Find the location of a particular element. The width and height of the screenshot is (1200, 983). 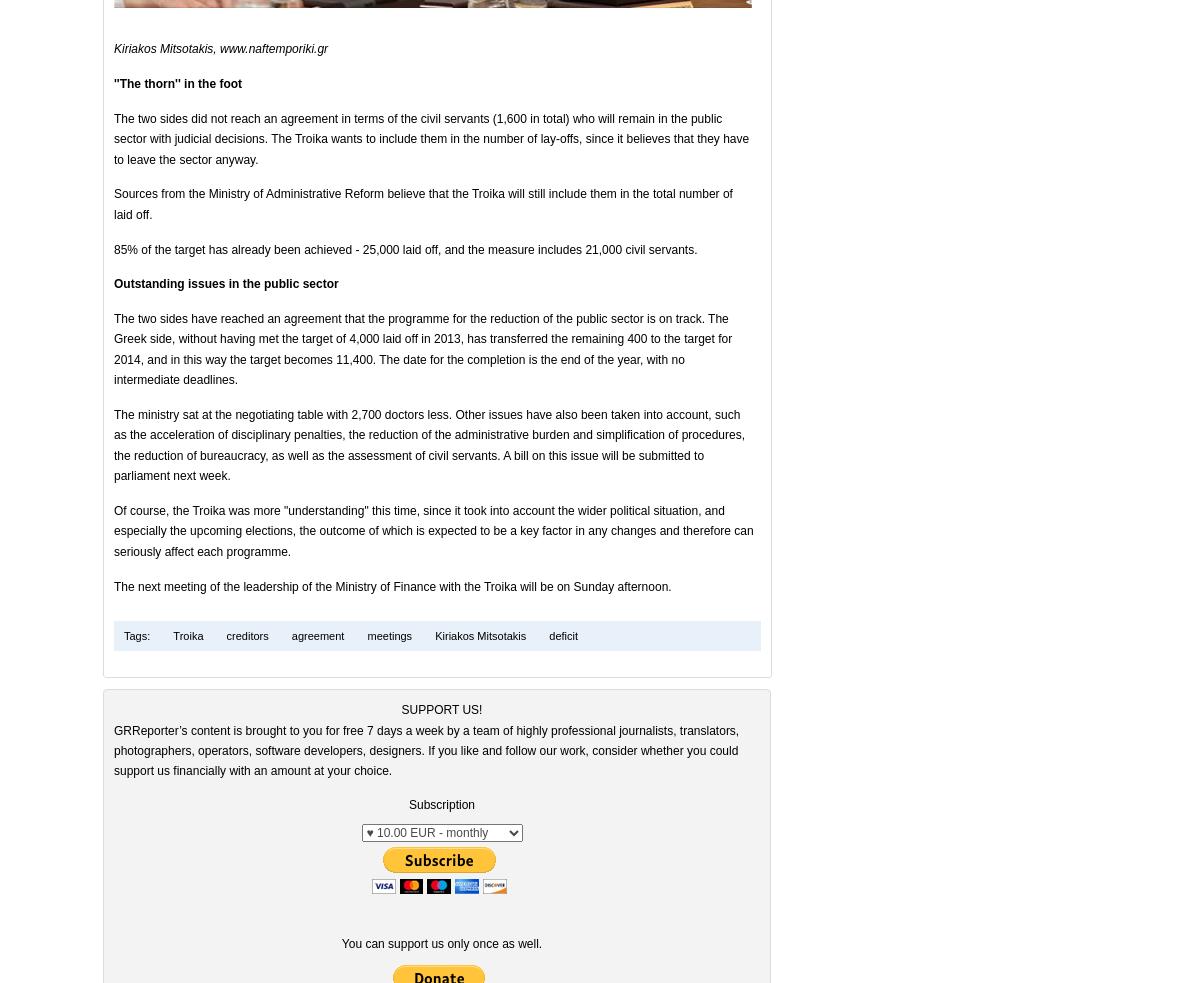

'agreement' is located at coordinates (315, 636).